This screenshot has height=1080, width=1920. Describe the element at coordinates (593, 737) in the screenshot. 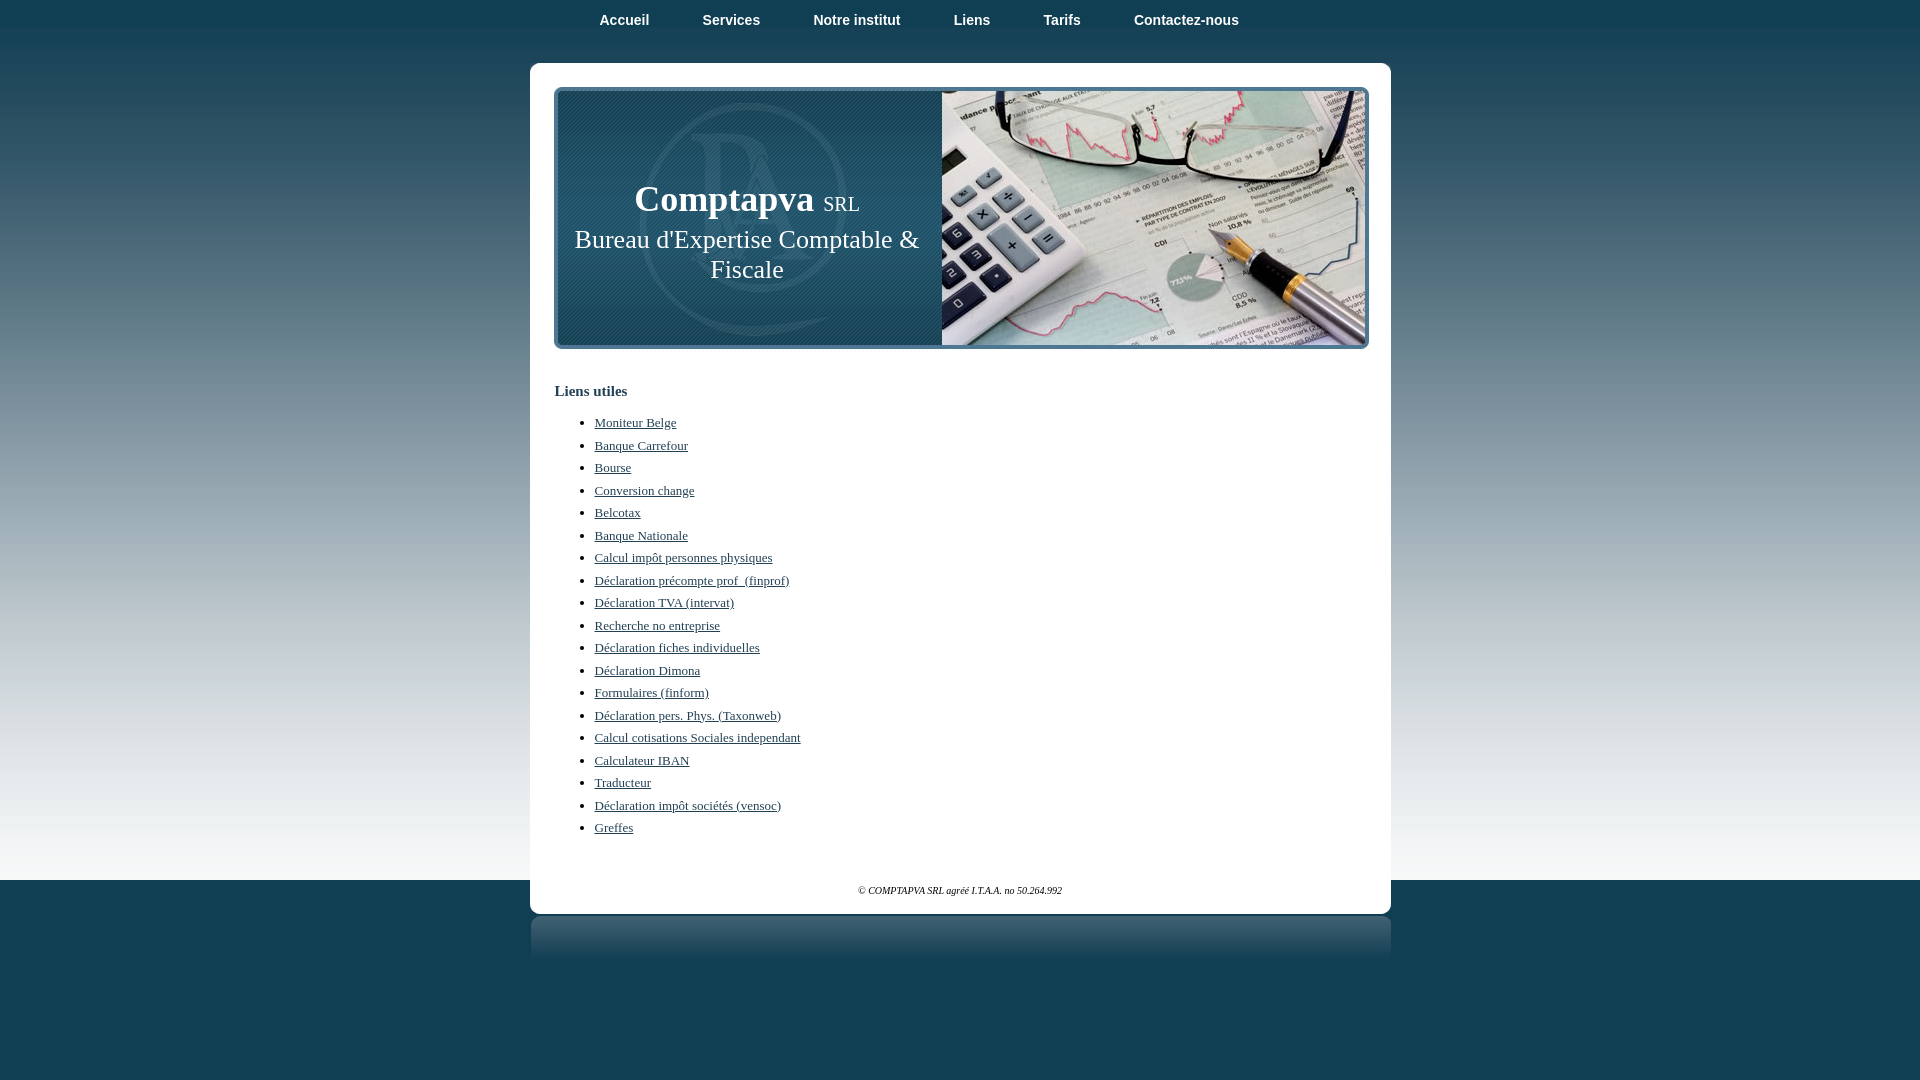

I see `'Calcul cotisations Sociales independant'` at that location.